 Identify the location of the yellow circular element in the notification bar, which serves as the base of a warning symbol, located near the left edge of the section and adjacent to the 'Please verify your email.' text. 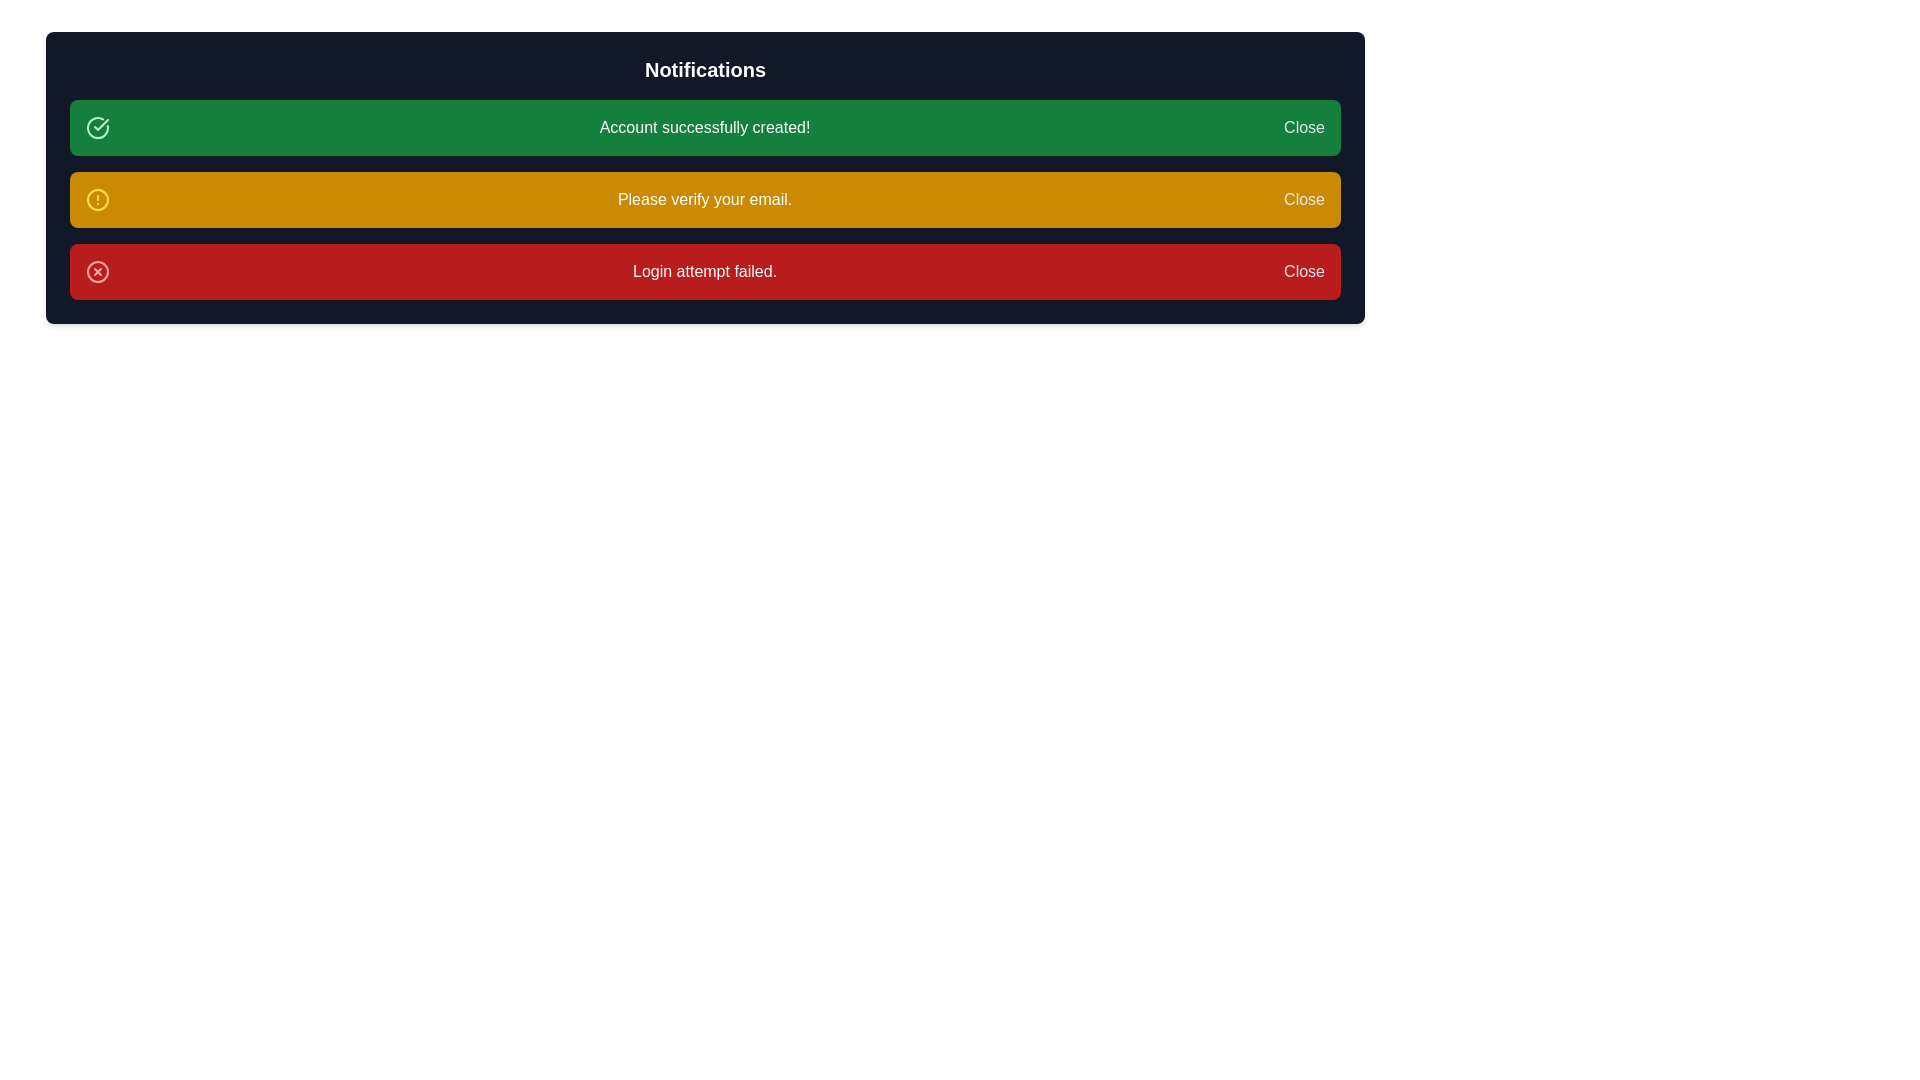
(96, 200).